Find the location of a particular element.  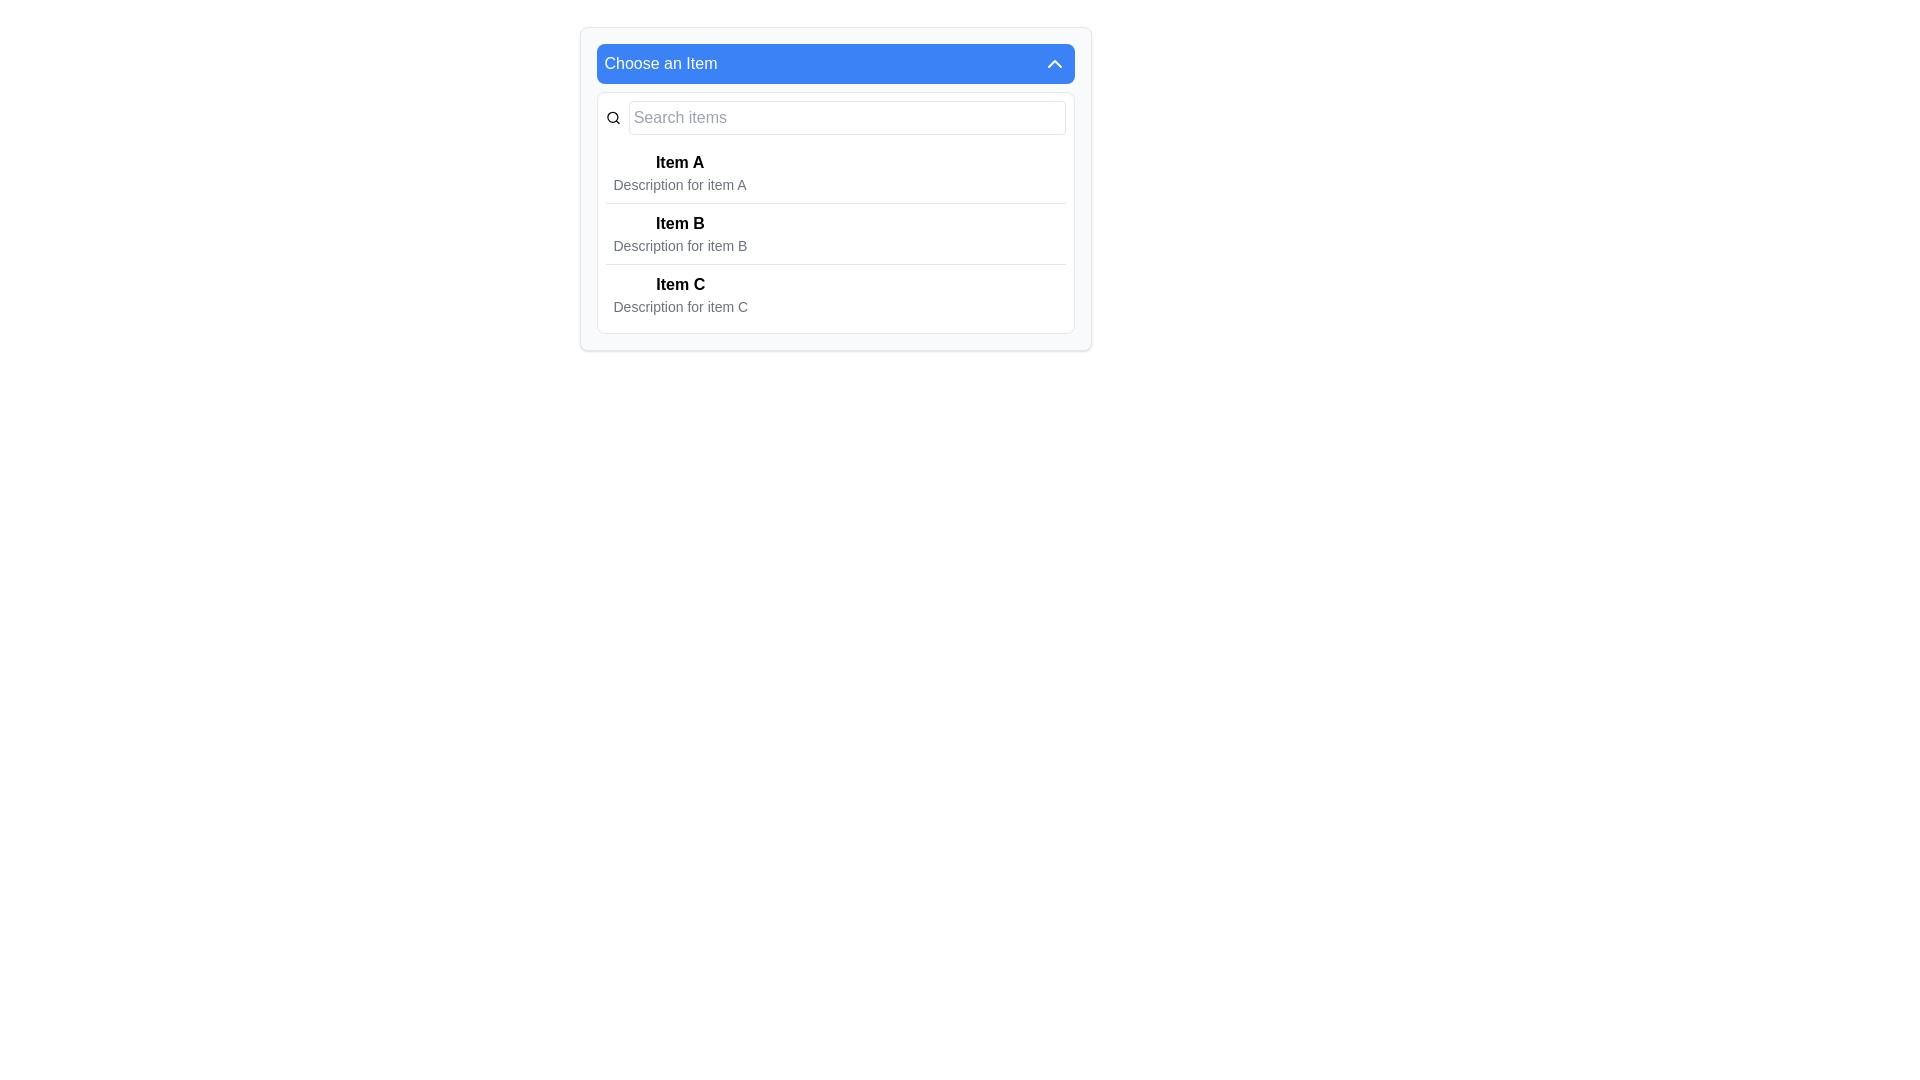

the search icon located at the far left of the horizontal search bar, adjacent to the text input field is located at coordinates (612, 118).